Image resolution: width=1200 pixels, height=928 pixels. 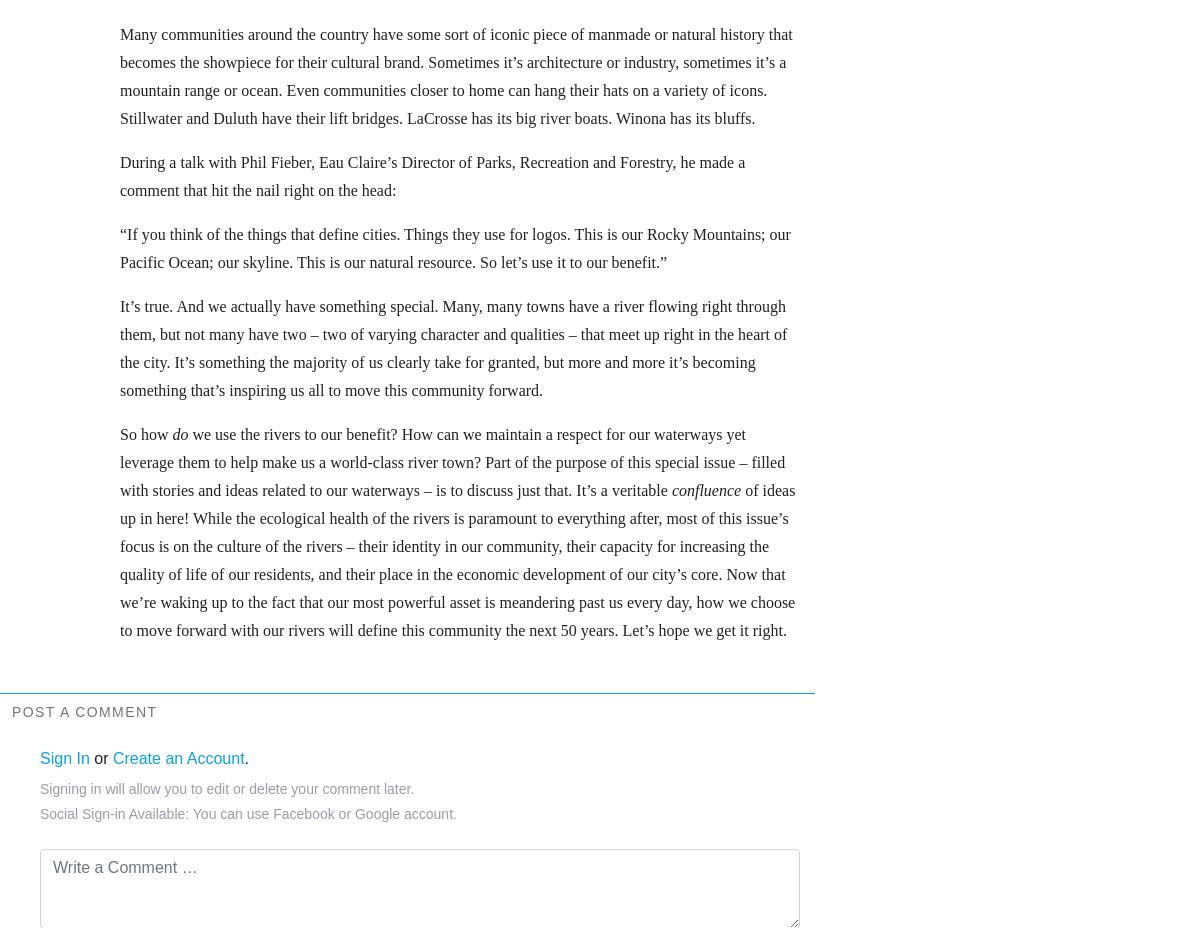 What do you see at coordinates (39, 787) in the screenshot?
I see `'Signing in will allow you to edit or delete your comment later.'` at bounding box center [39, 787].